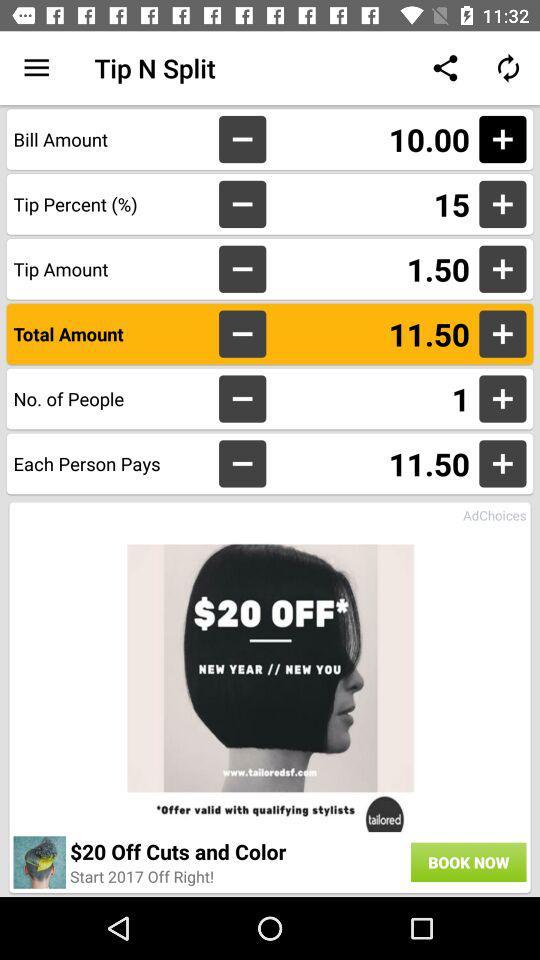 This screenshot has height=960, width=540. What do you see at coordinates (372, 138) in the screenshot?
I see `the item above the 15 icon` at bounding box center [372, 138].